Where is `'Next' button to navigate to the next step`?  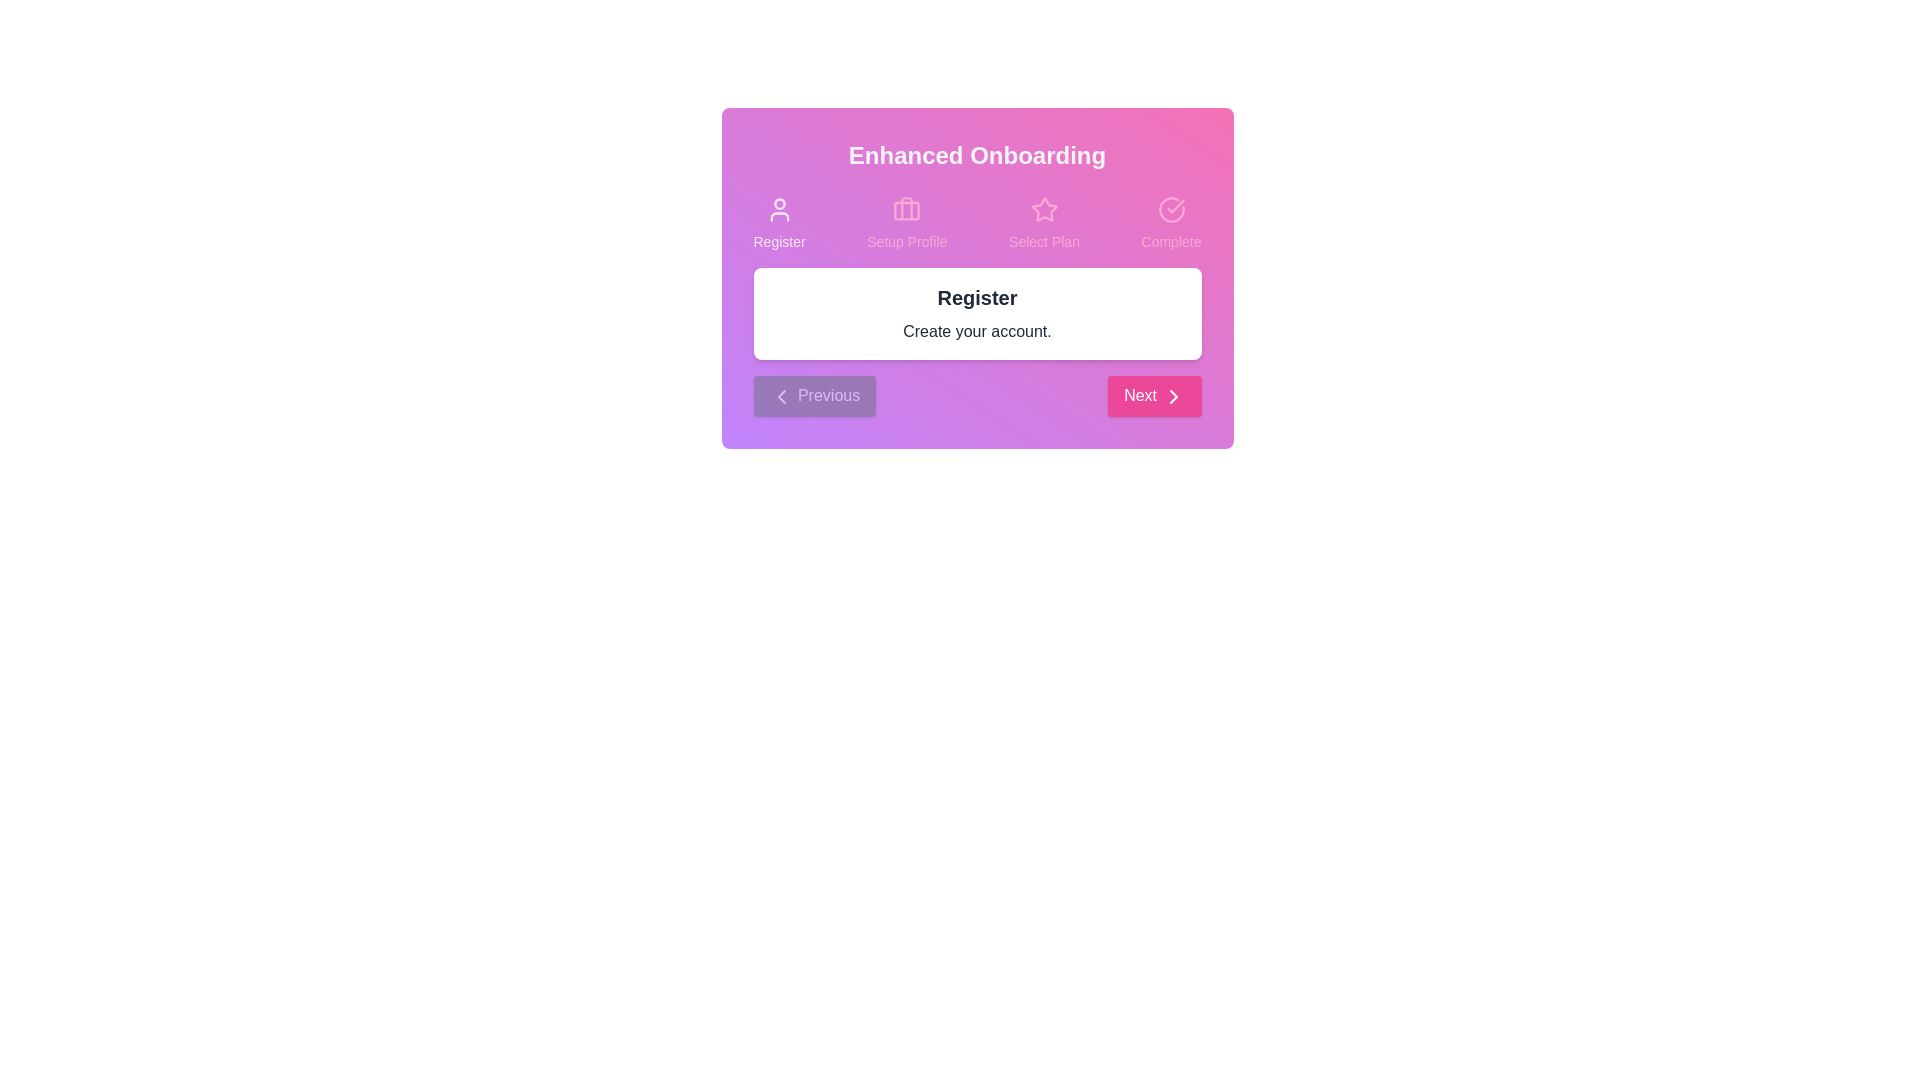
'Next' button to navigate to the next step is located at coordinates (1153, 396).